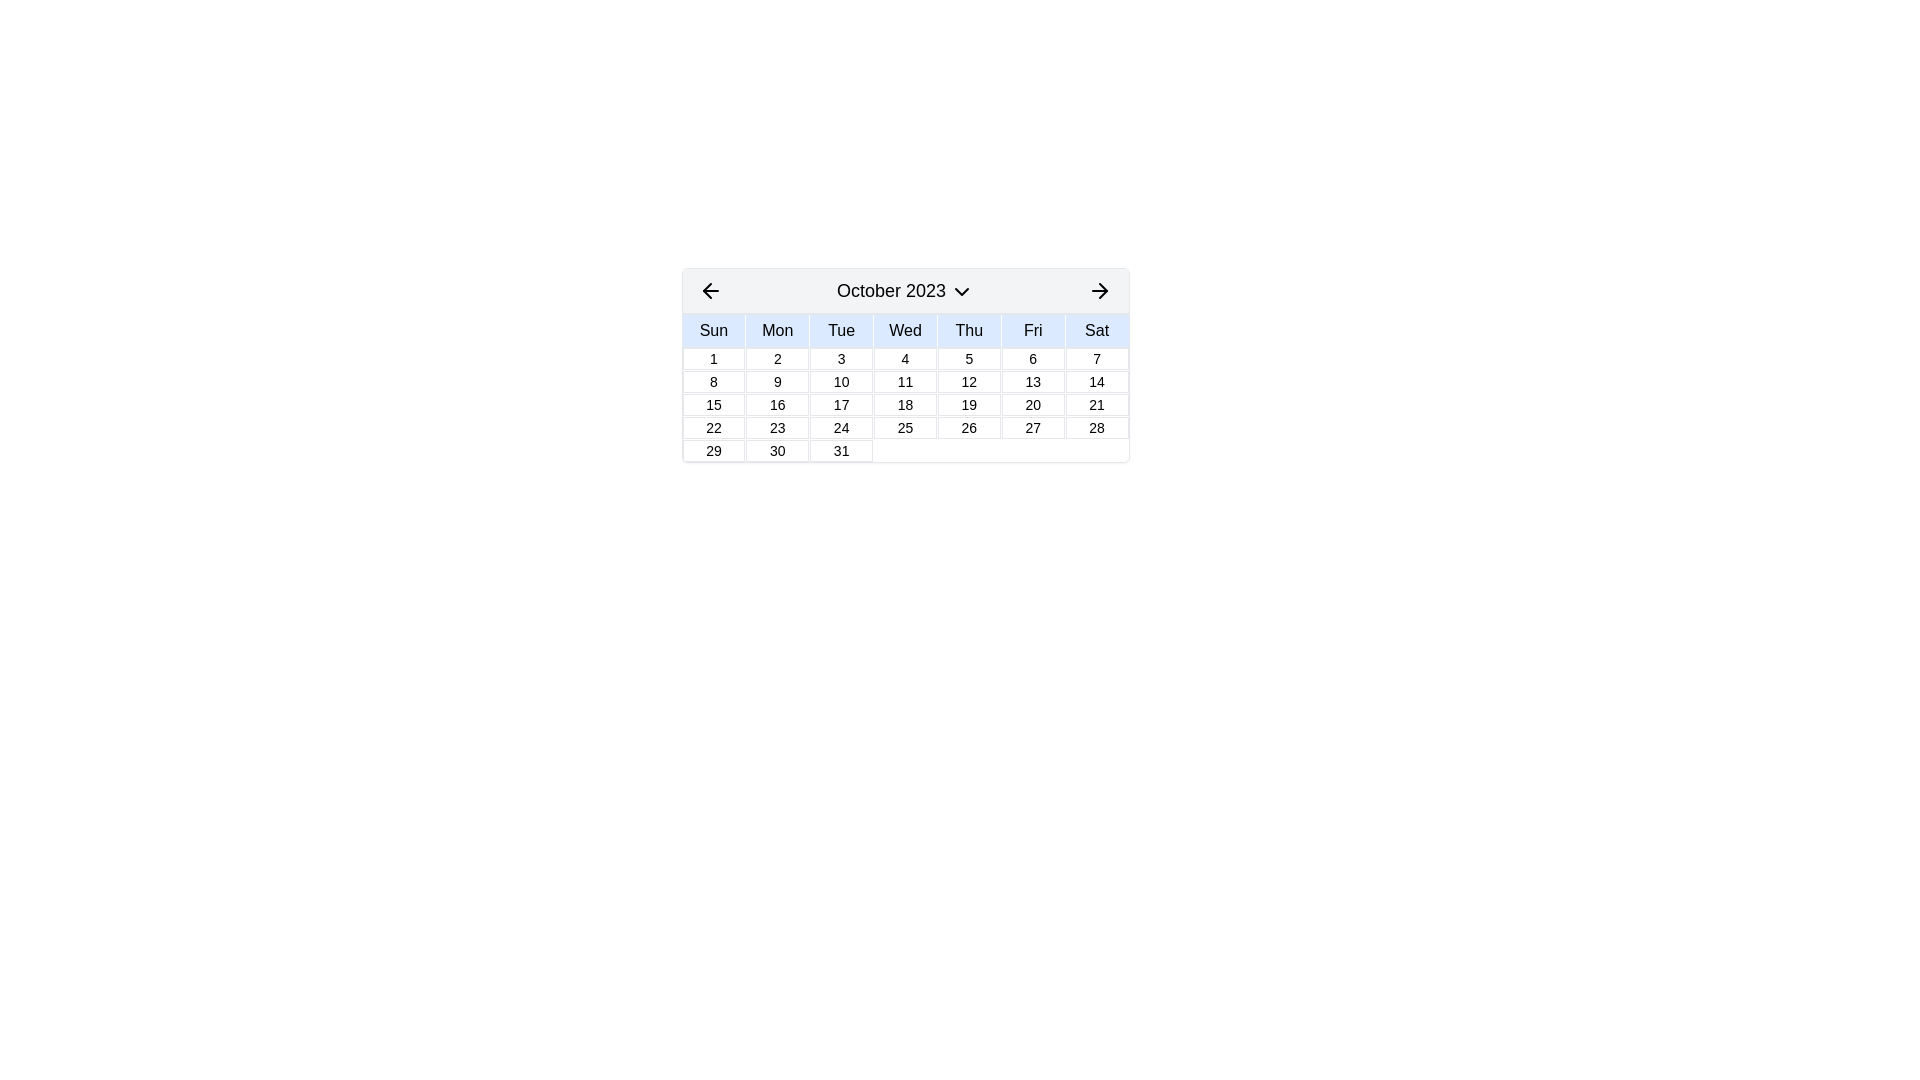 The image size is (1920, 1080). Describe the element at coordinates (969, 405) in the screenshot. I see `the static text label displaying the number '19' in a small font, styled with black text on a white background, located in the calendar view for October 2023, in the row for the week starting October 15 and the column labeled 'Thu'` at that location.